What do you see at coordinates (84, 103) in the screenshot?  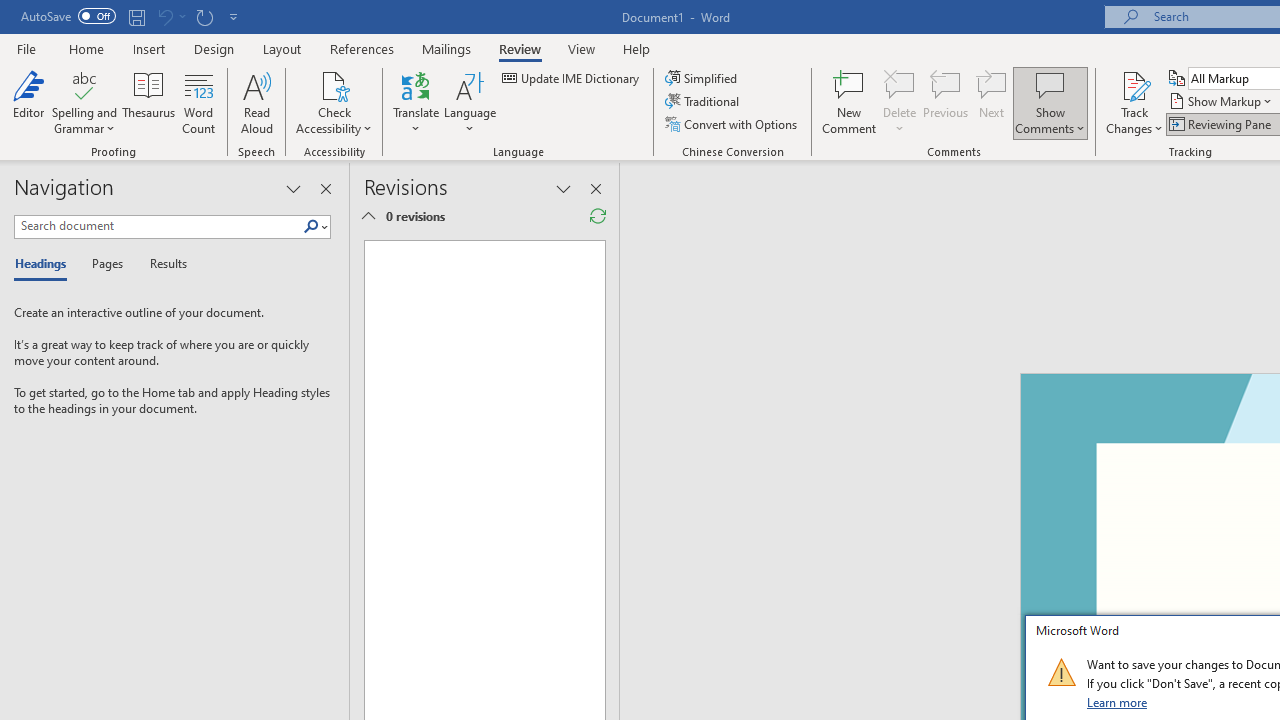 I see `'Spelling and Grammar'` at bounding box center [84, 103].